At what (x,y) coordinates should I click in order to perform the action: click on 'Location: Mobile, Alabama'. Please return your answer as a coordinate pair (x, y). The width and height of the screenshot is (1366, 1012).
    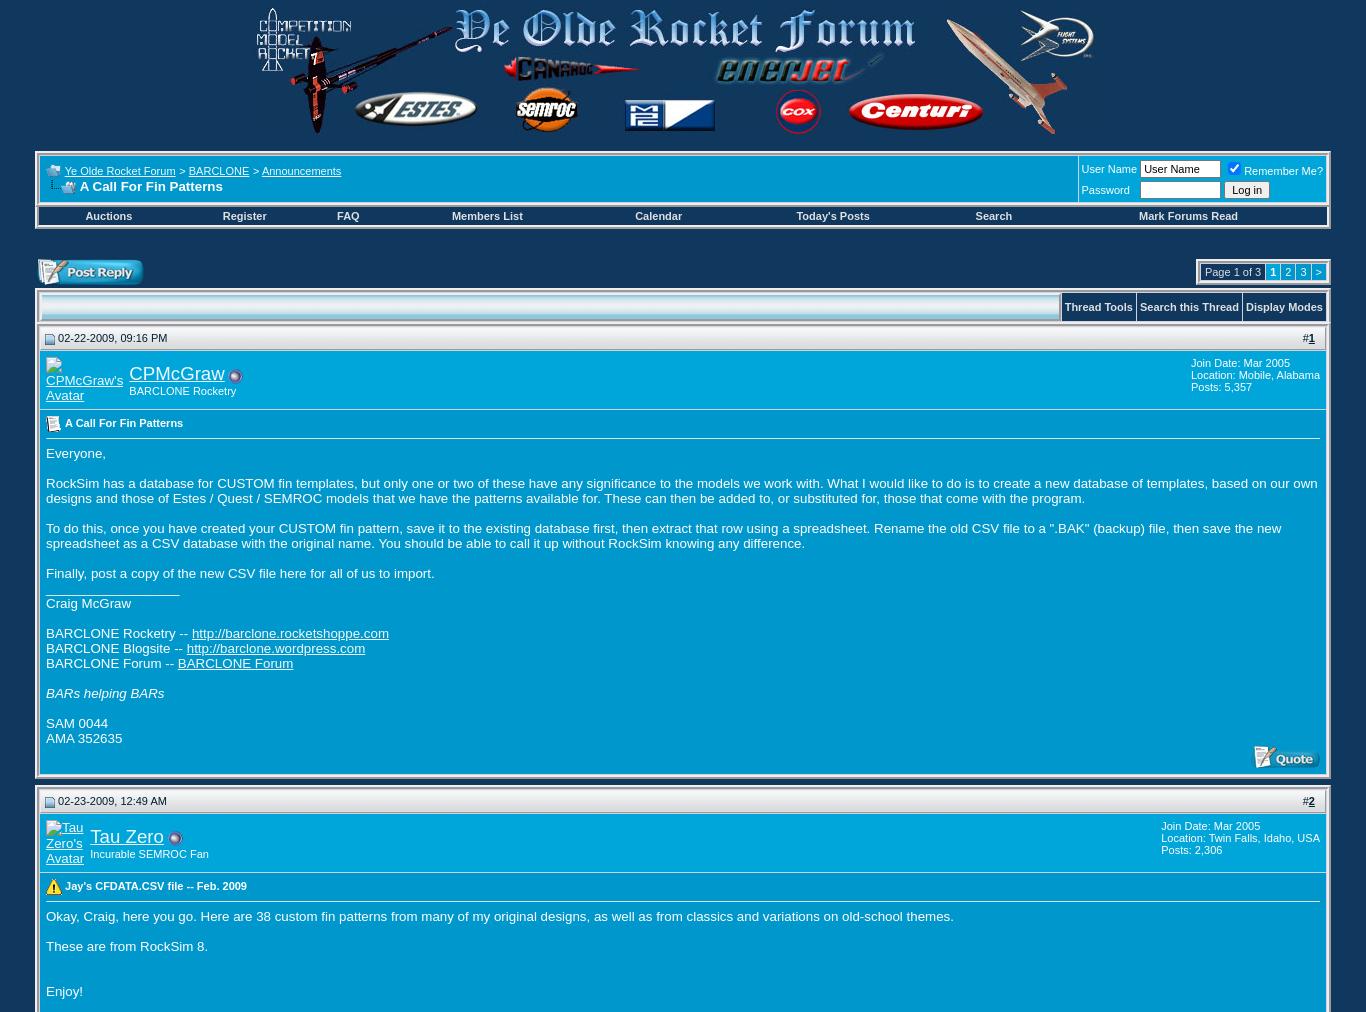
    Looking at the image, I should click on (1253, 373).